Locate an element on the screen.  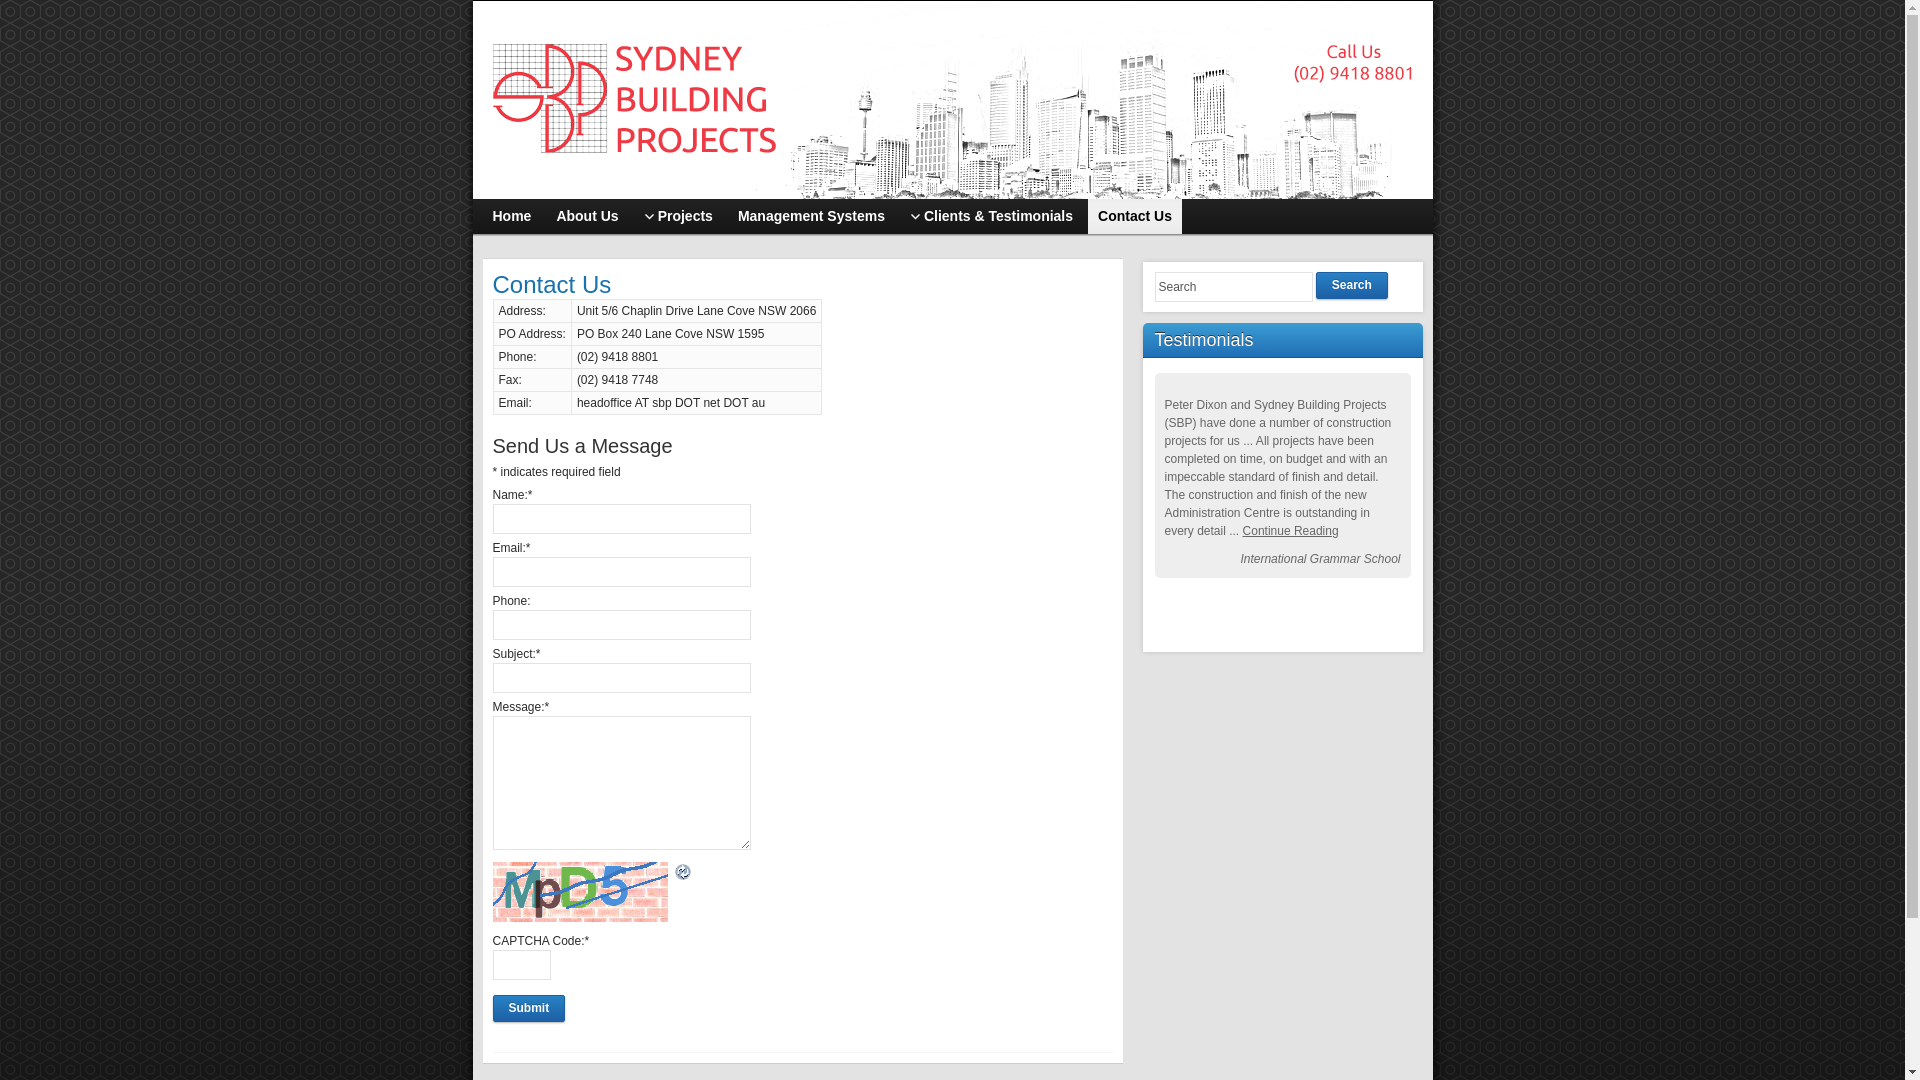
'Projects' is located at coordinates (632, 216).